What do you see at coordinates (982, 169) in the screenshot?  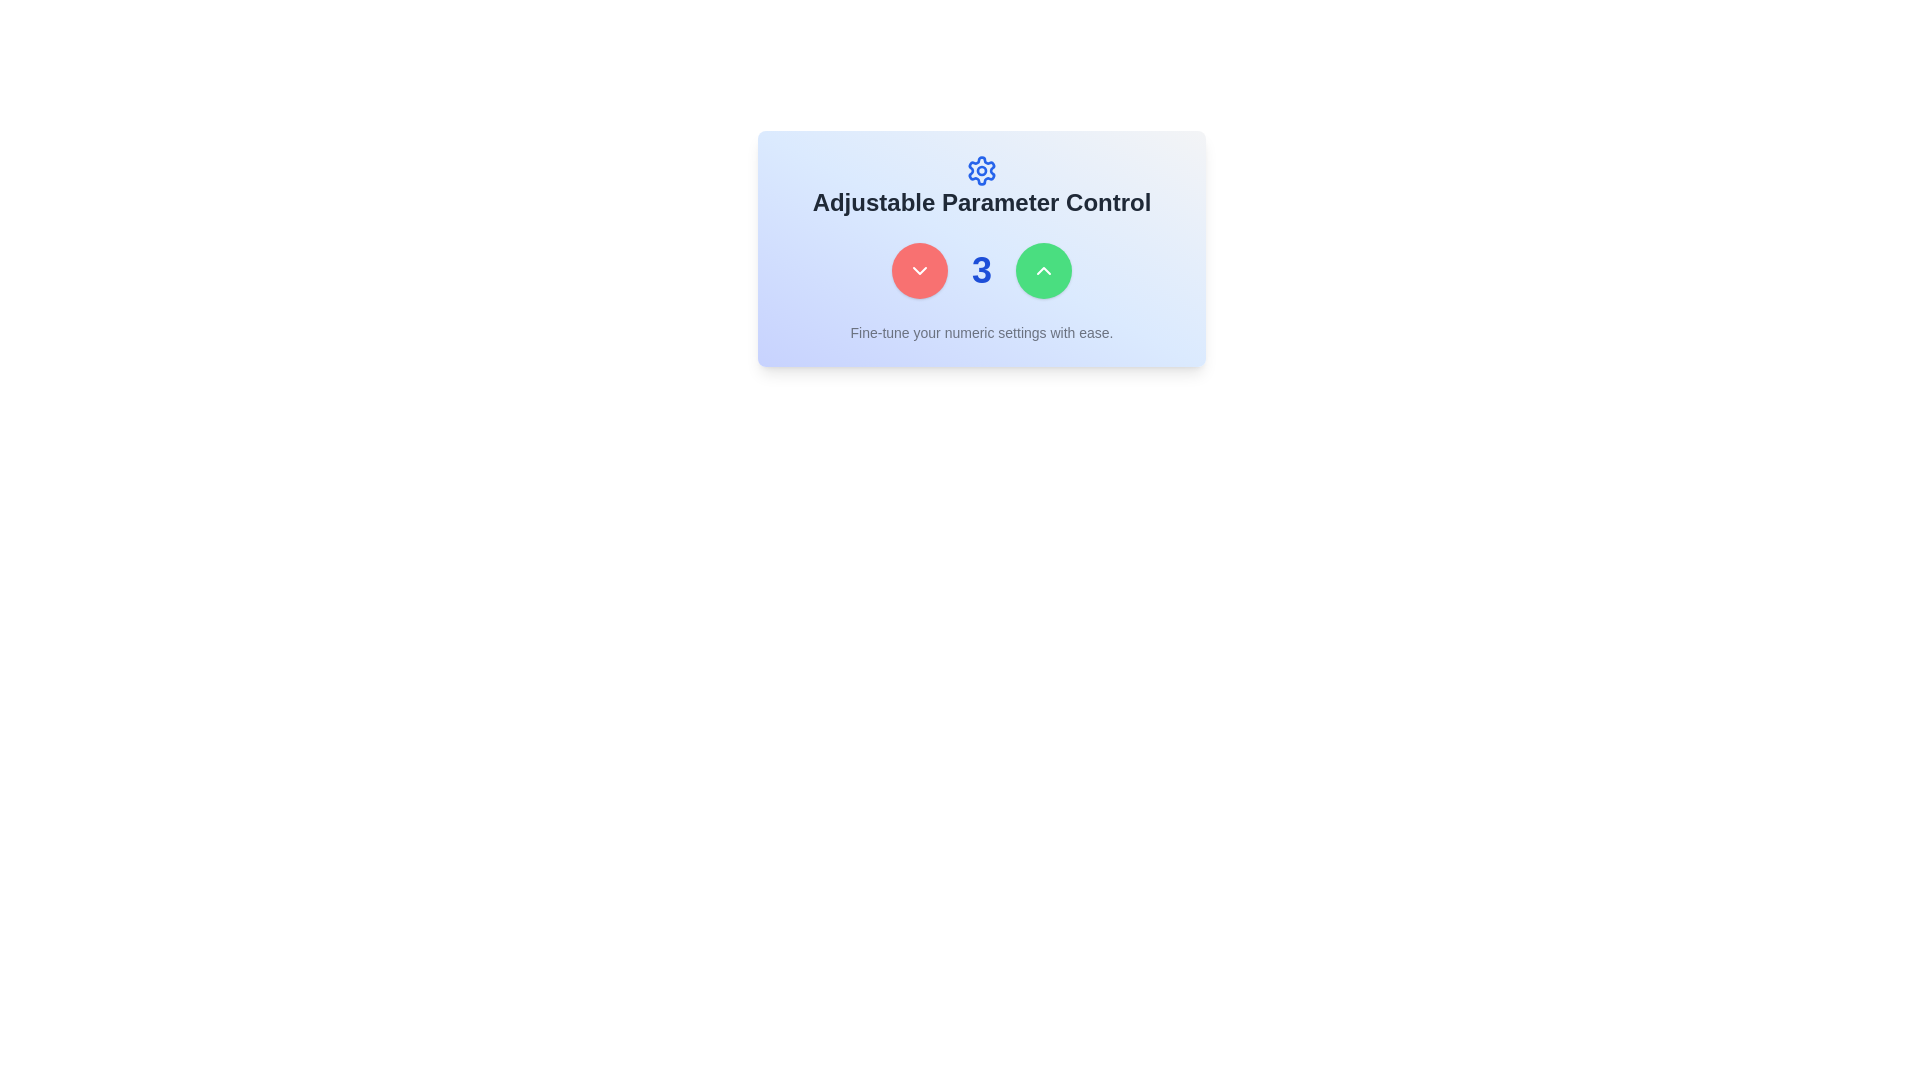 I see `the settings icon represented by a cogwheel located in the center of the blue-themed header section` at bounding box center [982, 169].